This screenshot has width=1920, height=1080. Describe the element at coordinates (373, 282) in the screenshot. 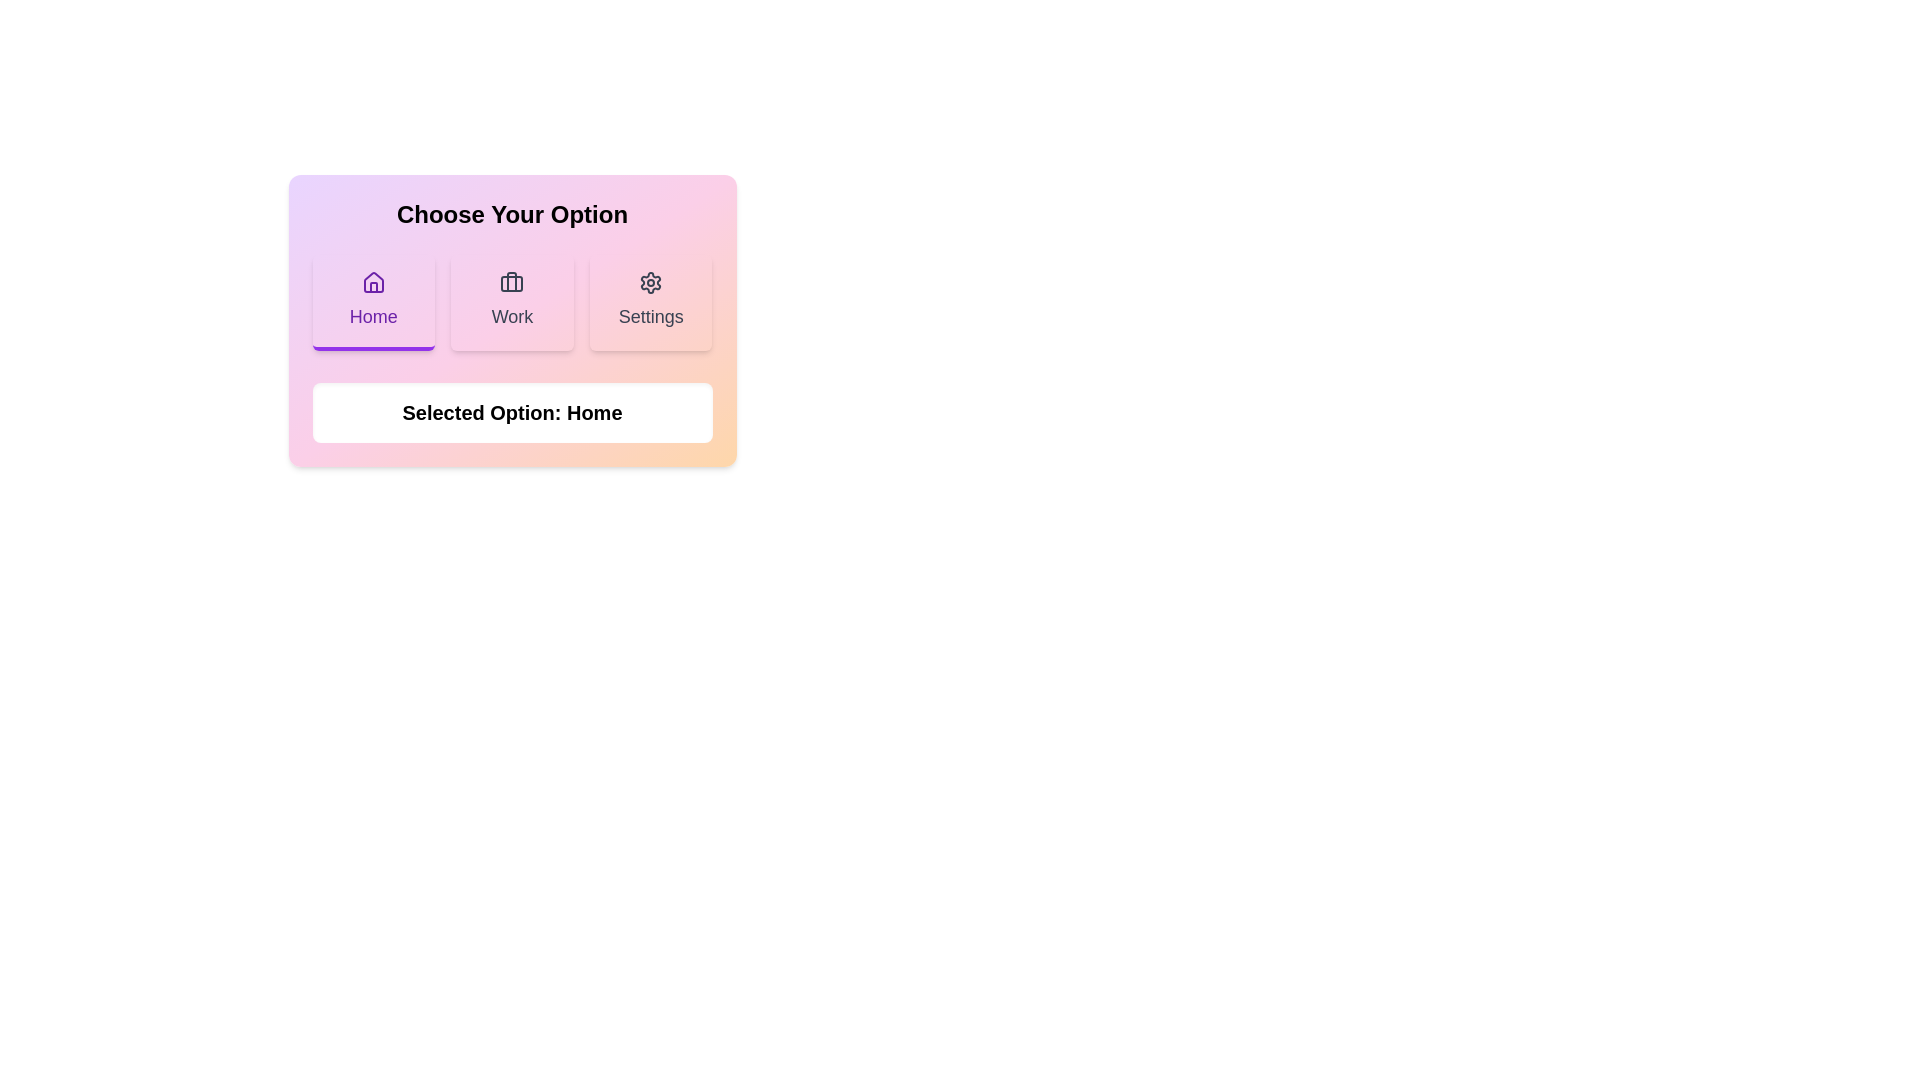

I see `the house-shaped icon element located within the 'Home' button of the horizontal button group at the top of the main content area` at that location.